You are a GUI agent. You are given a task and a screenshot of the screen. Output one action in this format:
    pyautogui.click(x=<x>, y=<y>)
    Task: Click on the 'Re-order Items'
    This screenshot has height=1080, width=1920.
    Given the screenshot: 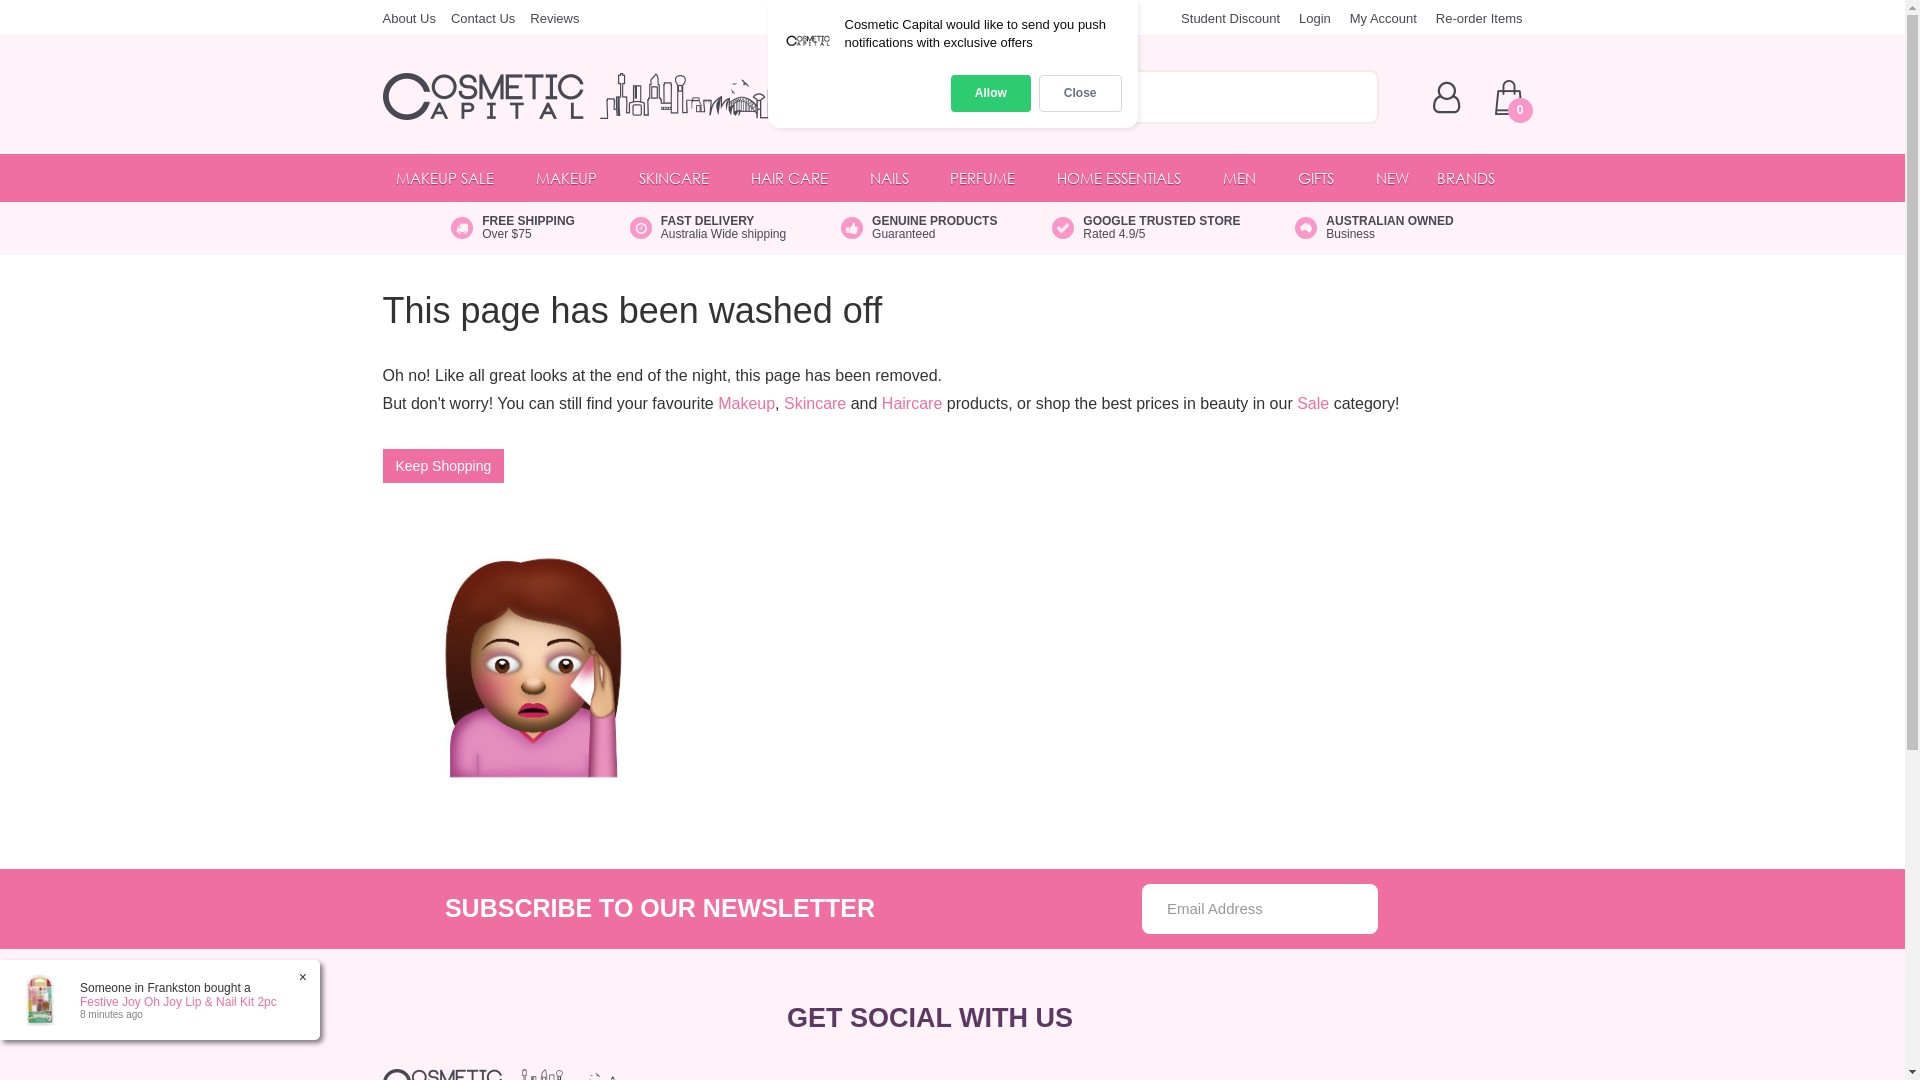 What is the action you would take?
    pyautogui.click(x=1479, y=18)
    